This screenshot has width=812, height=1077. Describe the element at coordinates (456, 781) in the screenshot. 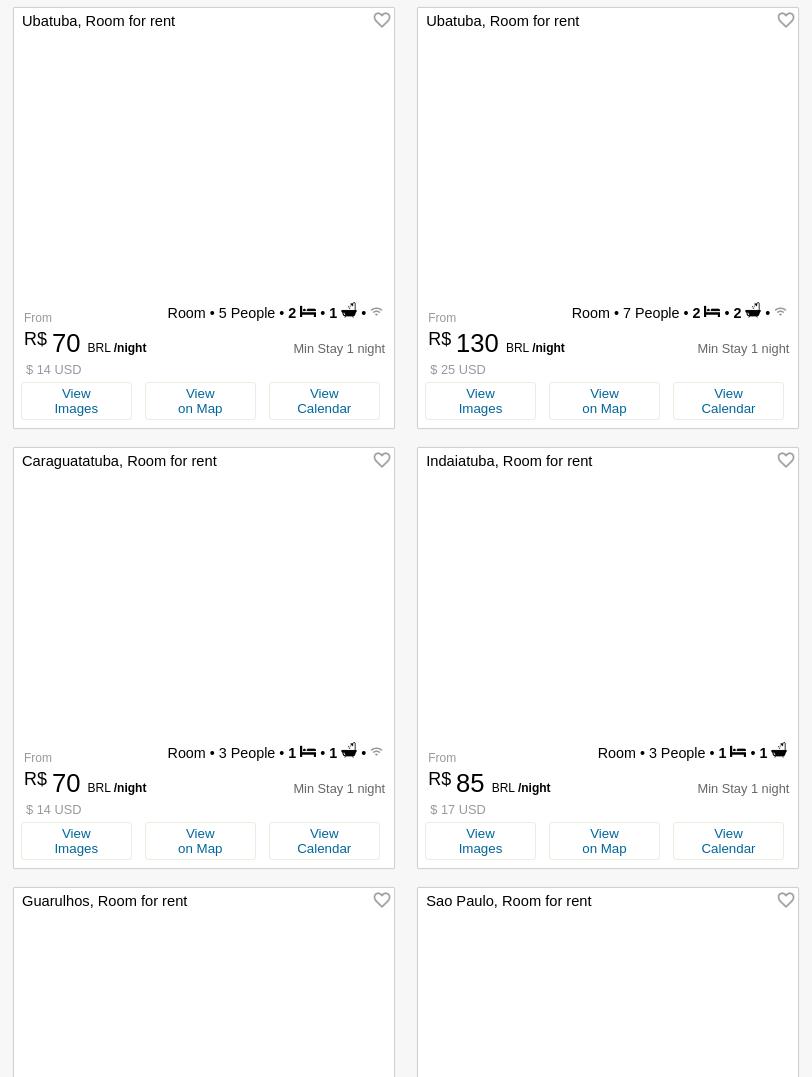

I see `'85'` at that location.